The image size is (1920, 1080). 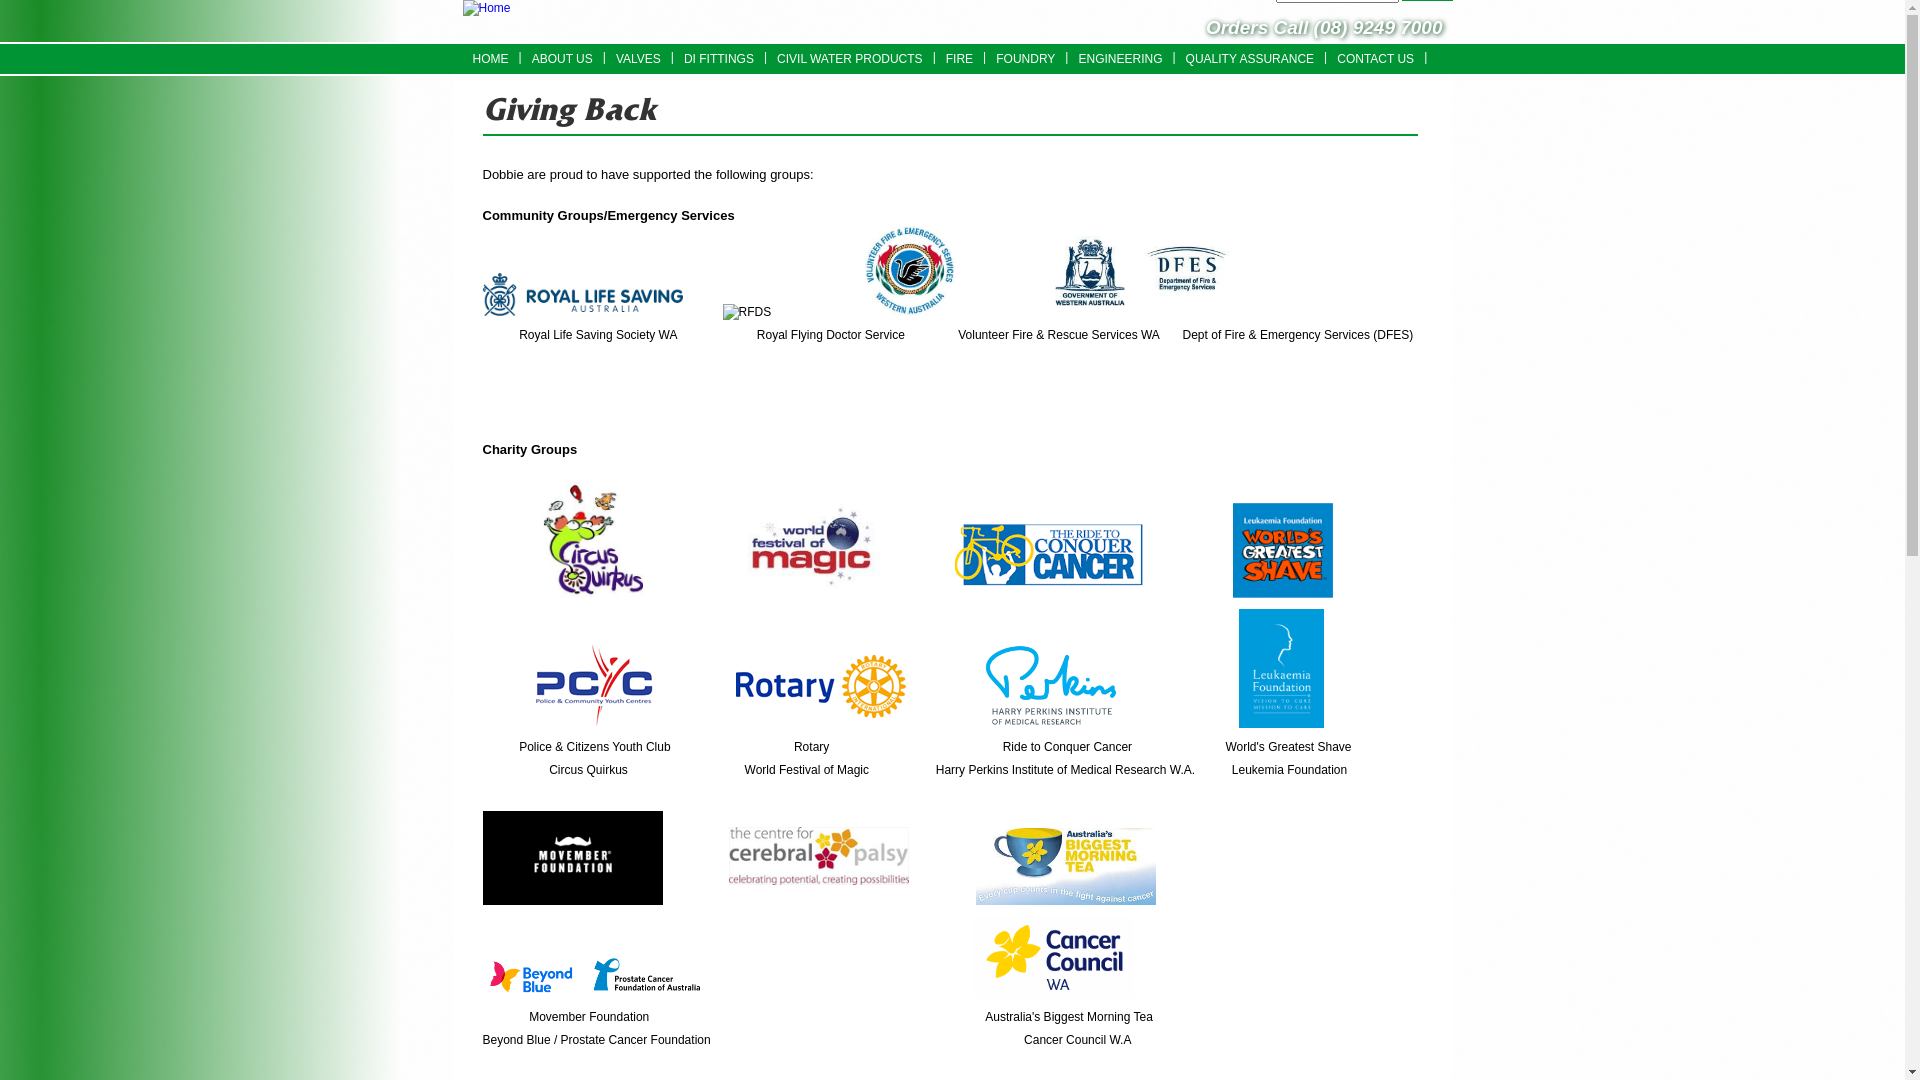 I want to click on 'FOUNDRY', so click(x=1025, y=58).